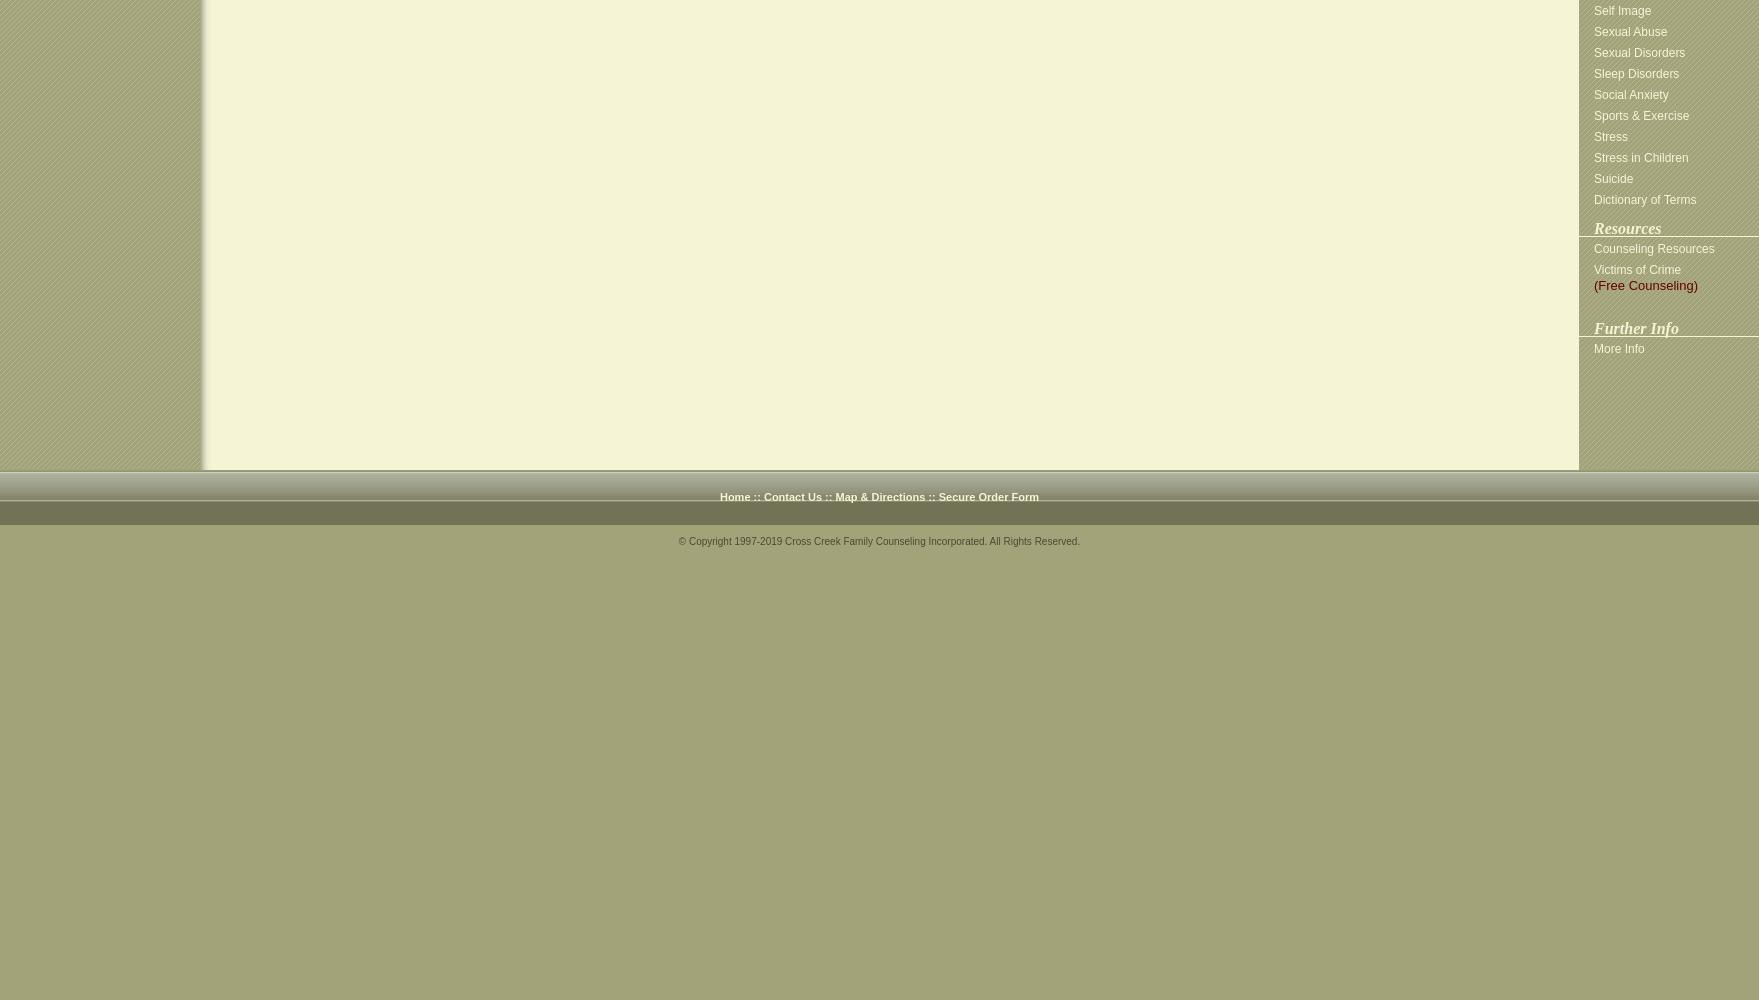 Image resolution: width=1759 pixels, height=1000 pixels. What do you see at coordinates (1593, 285) in the screenshot?
I see `'(Free Counseling)'` at bounding box center [1593, 285].